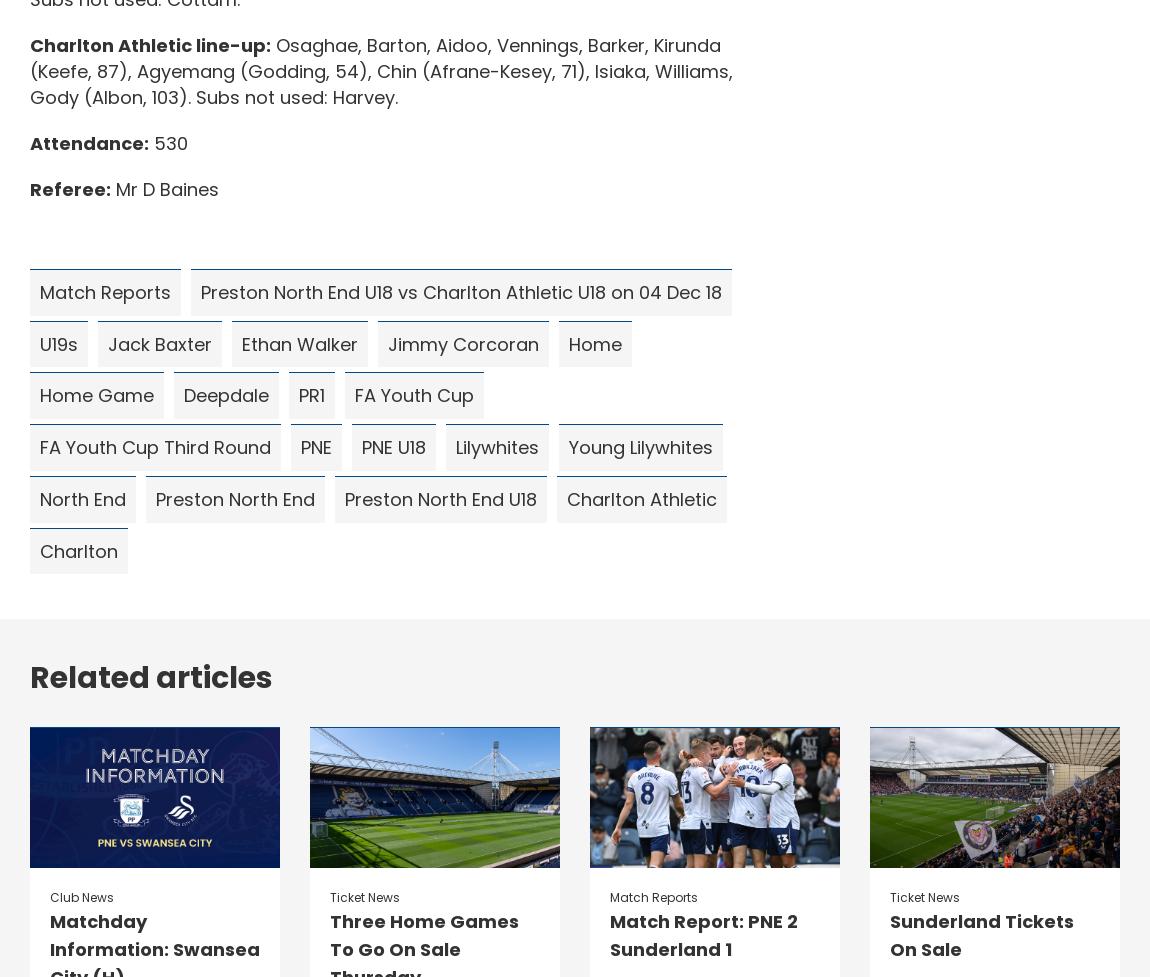  I want to click on 'Club News', so click(49, 896).